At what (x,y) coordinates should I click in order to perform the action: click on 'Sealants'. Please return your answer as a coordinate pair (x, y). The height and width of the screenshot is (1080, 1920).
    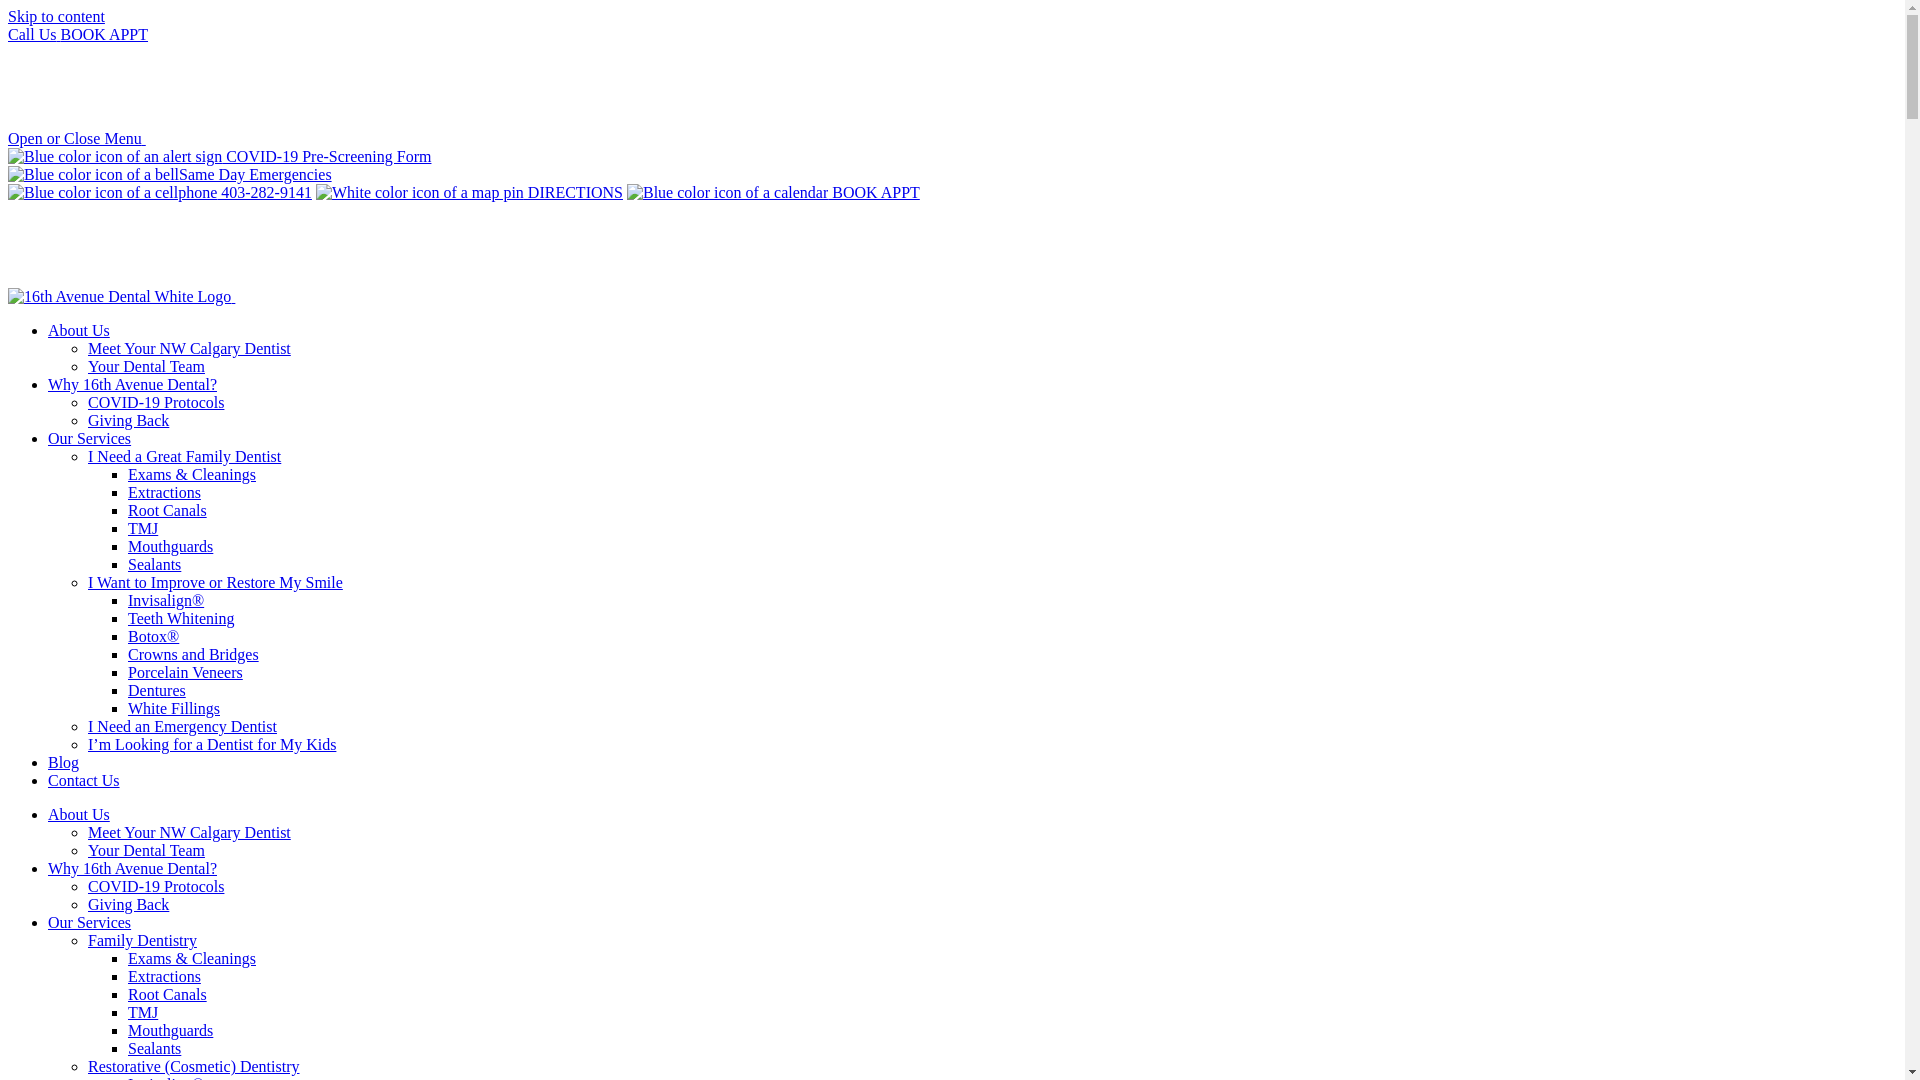
    Looking at the image, I should click on (153, 1047).